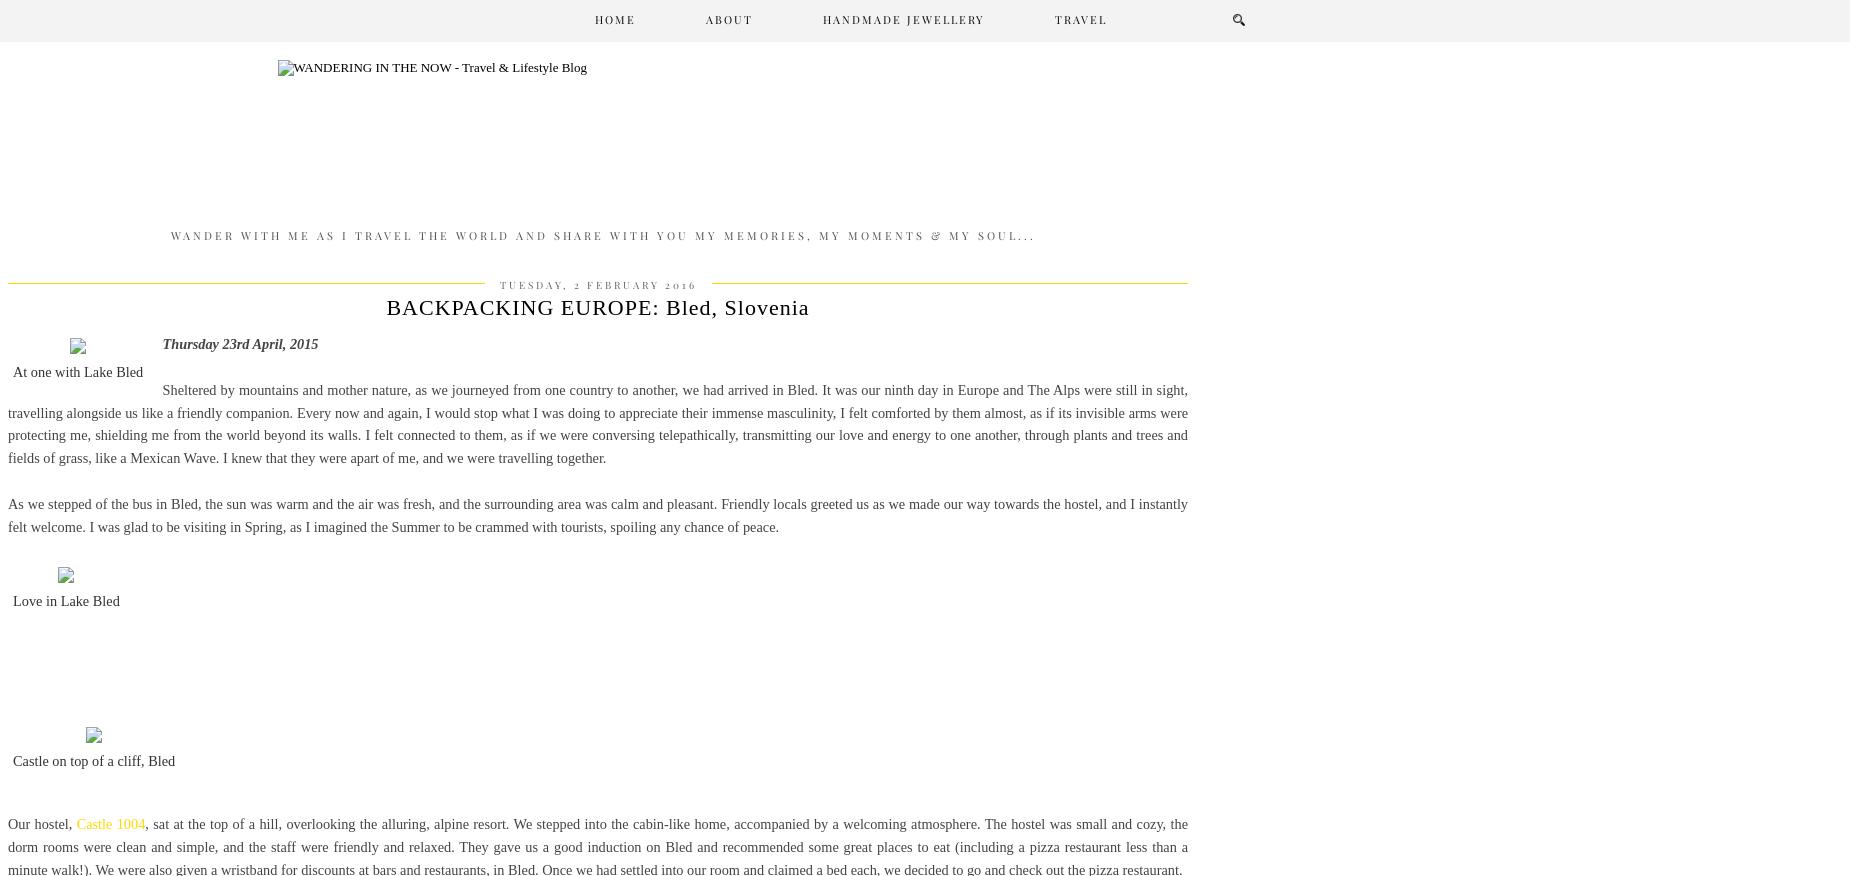 This screenshot has width=1858, height=876. I want to click on 'BACKPACKING EUROPE: Bled, Slovenia', so click(596, 307).